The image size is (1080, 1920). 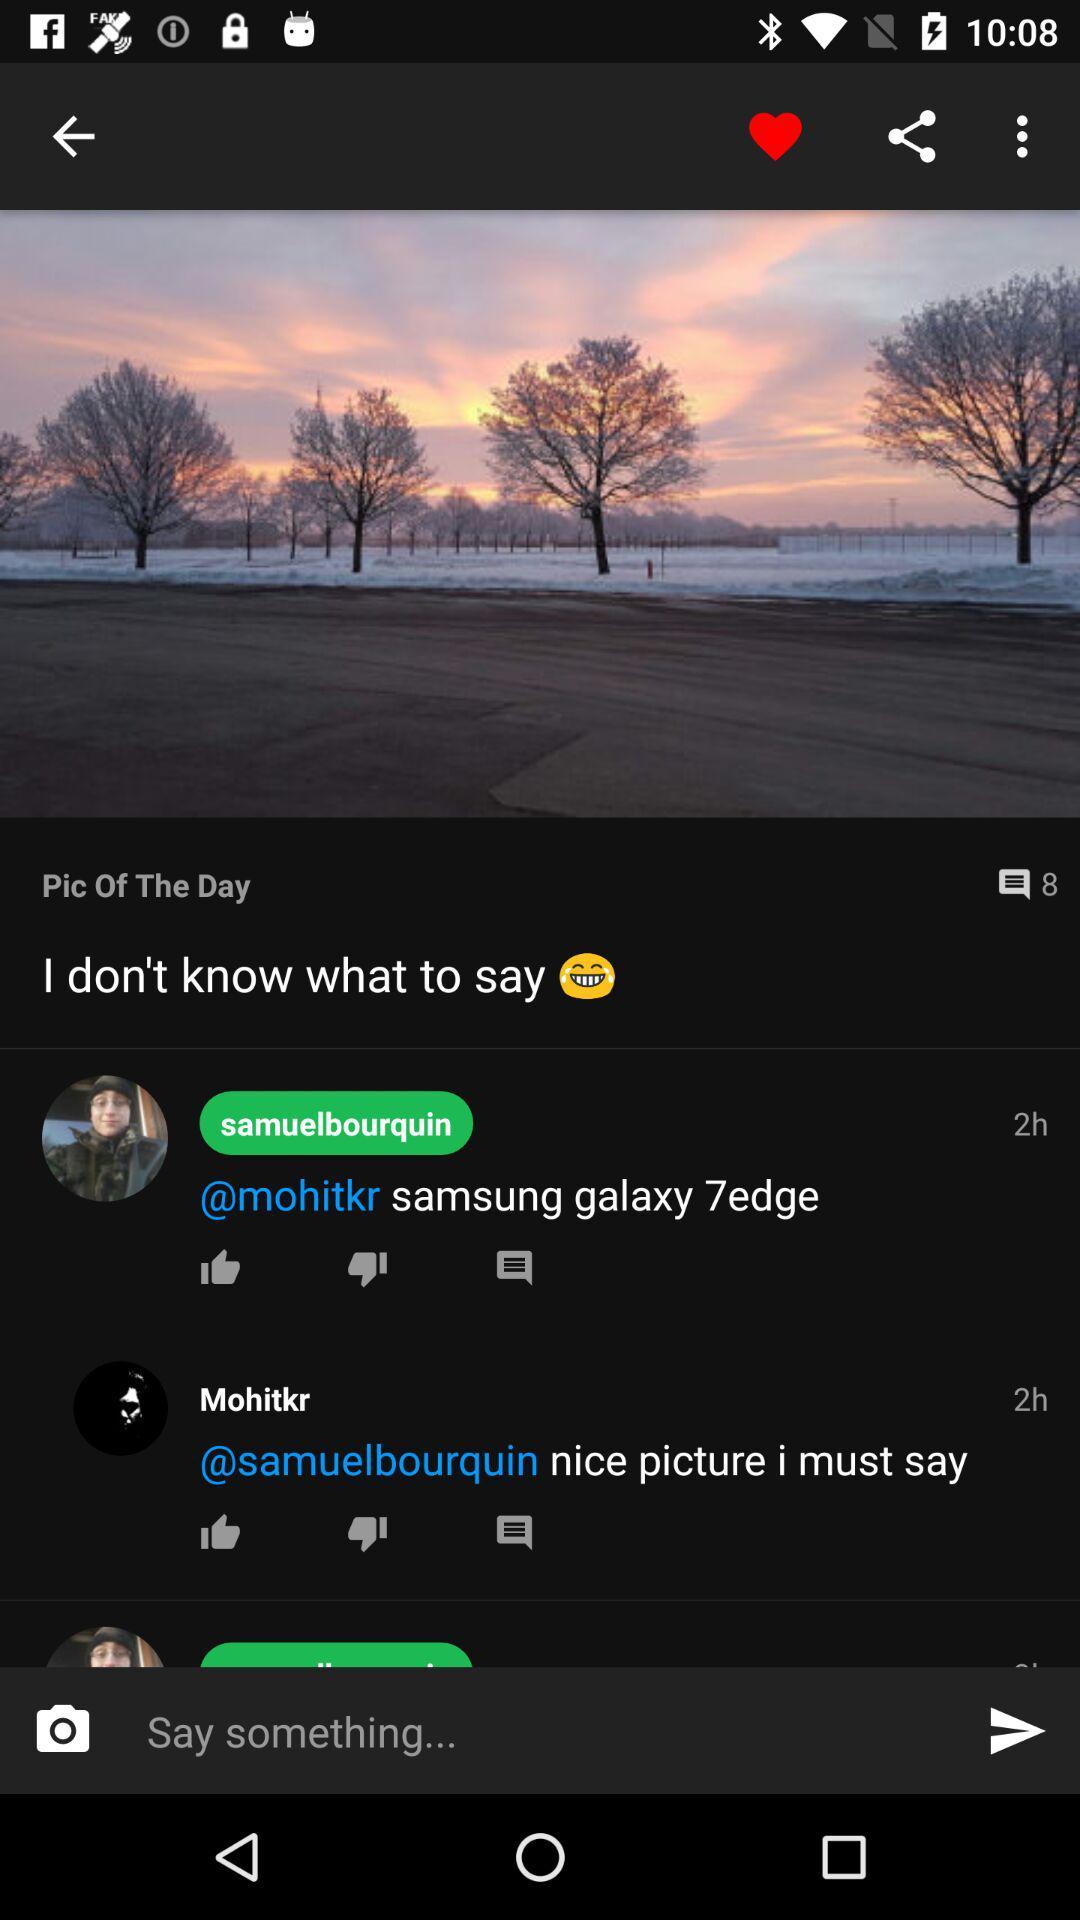 What do you see at coordinates (1019, 883) in the screenshot?
I see `icon to the right of pic of the` at bounding box center [1019, 883].